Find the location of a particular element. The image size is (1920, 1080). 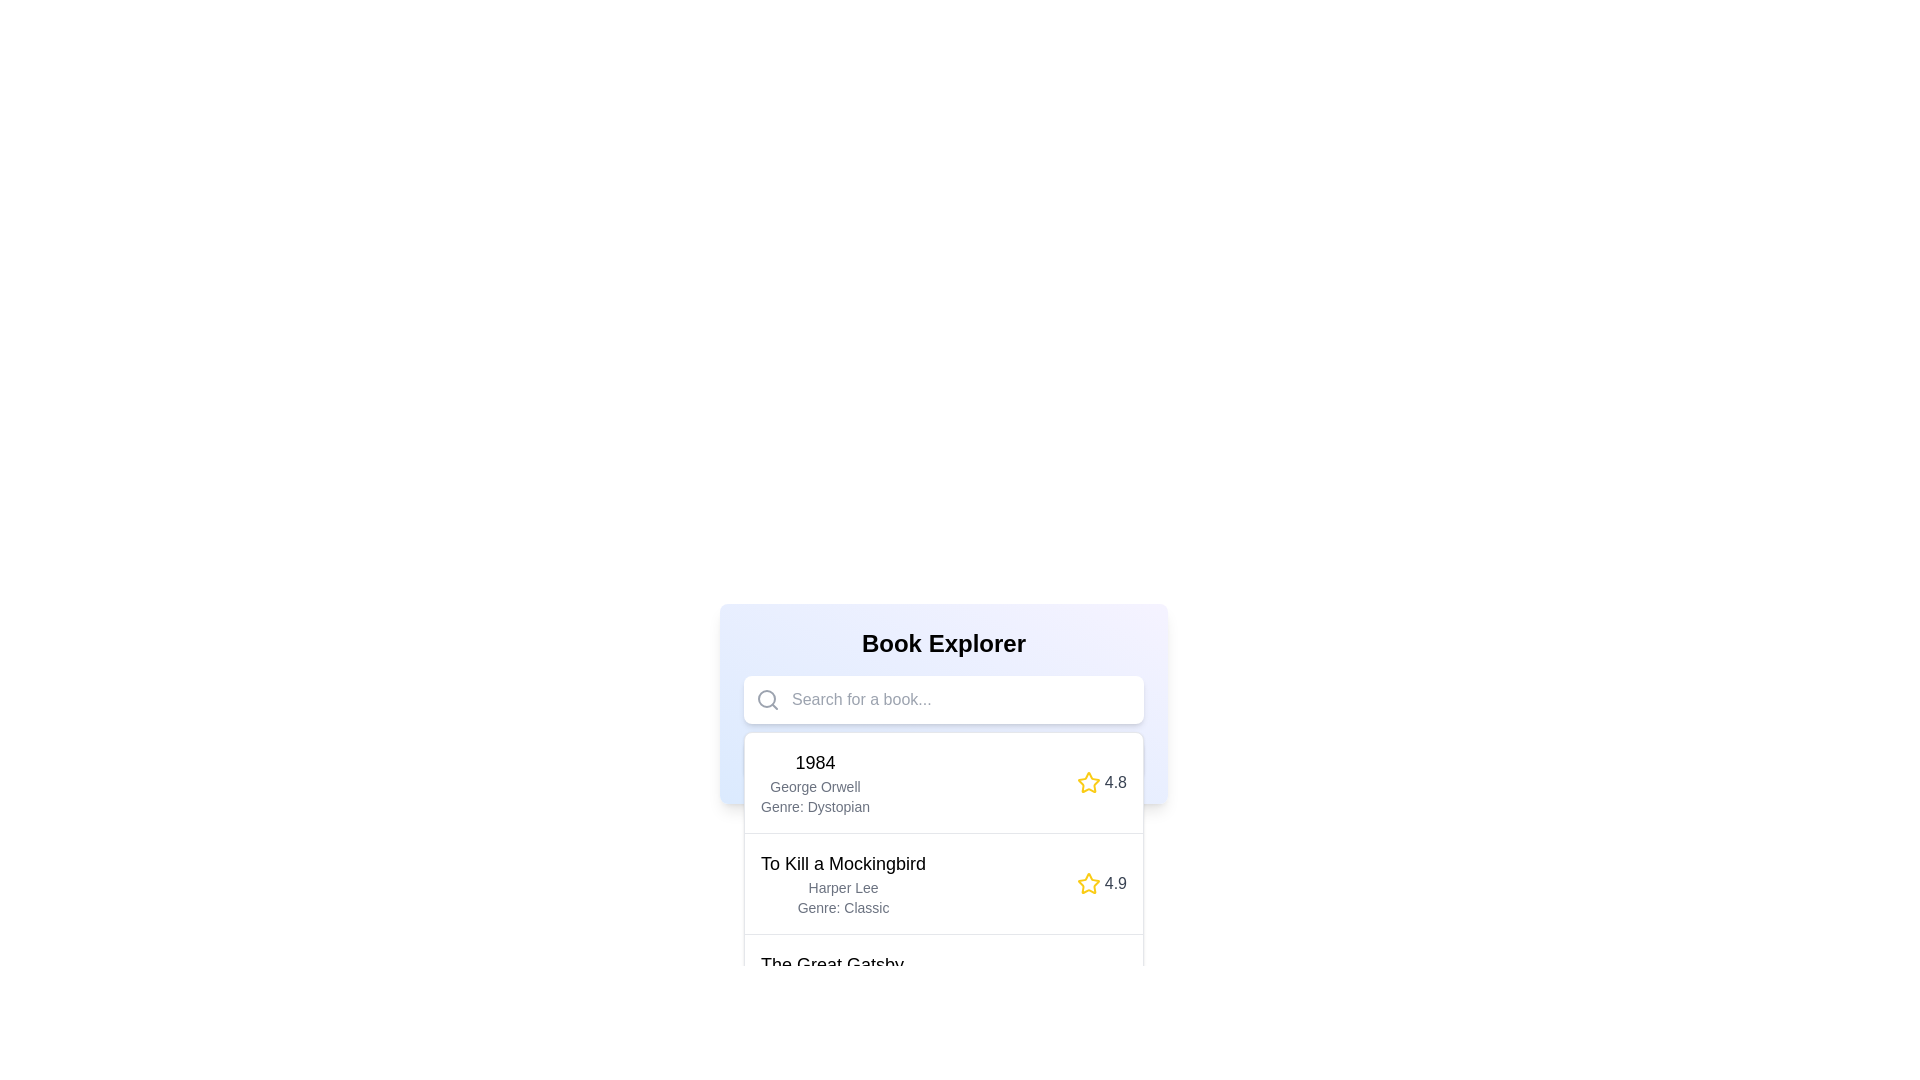

the star-shaped rating icon next to the book titled '1984' is located at coordinates (1087, 781).